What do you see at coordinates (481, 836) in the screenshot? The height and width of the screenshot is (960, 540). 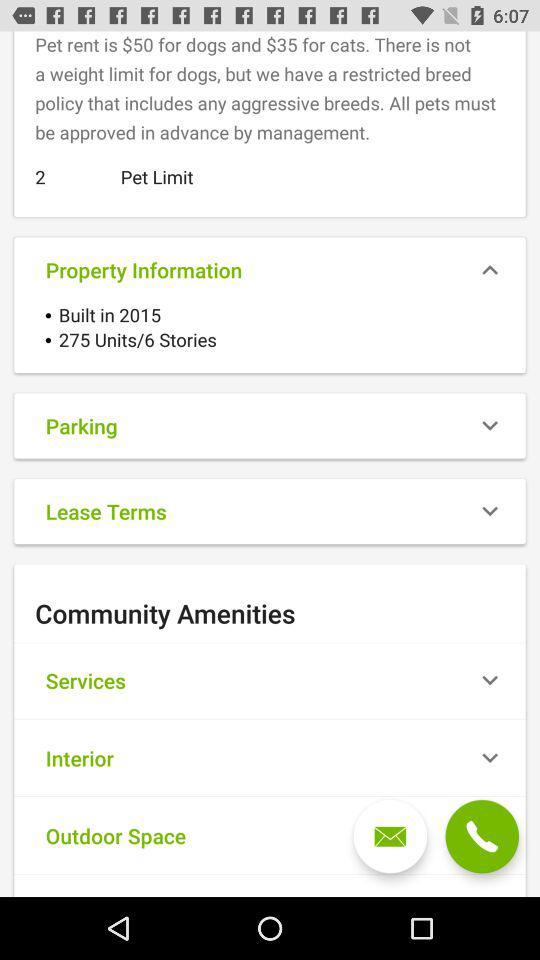 I see `the call icon` at bounding box center [481, 836].